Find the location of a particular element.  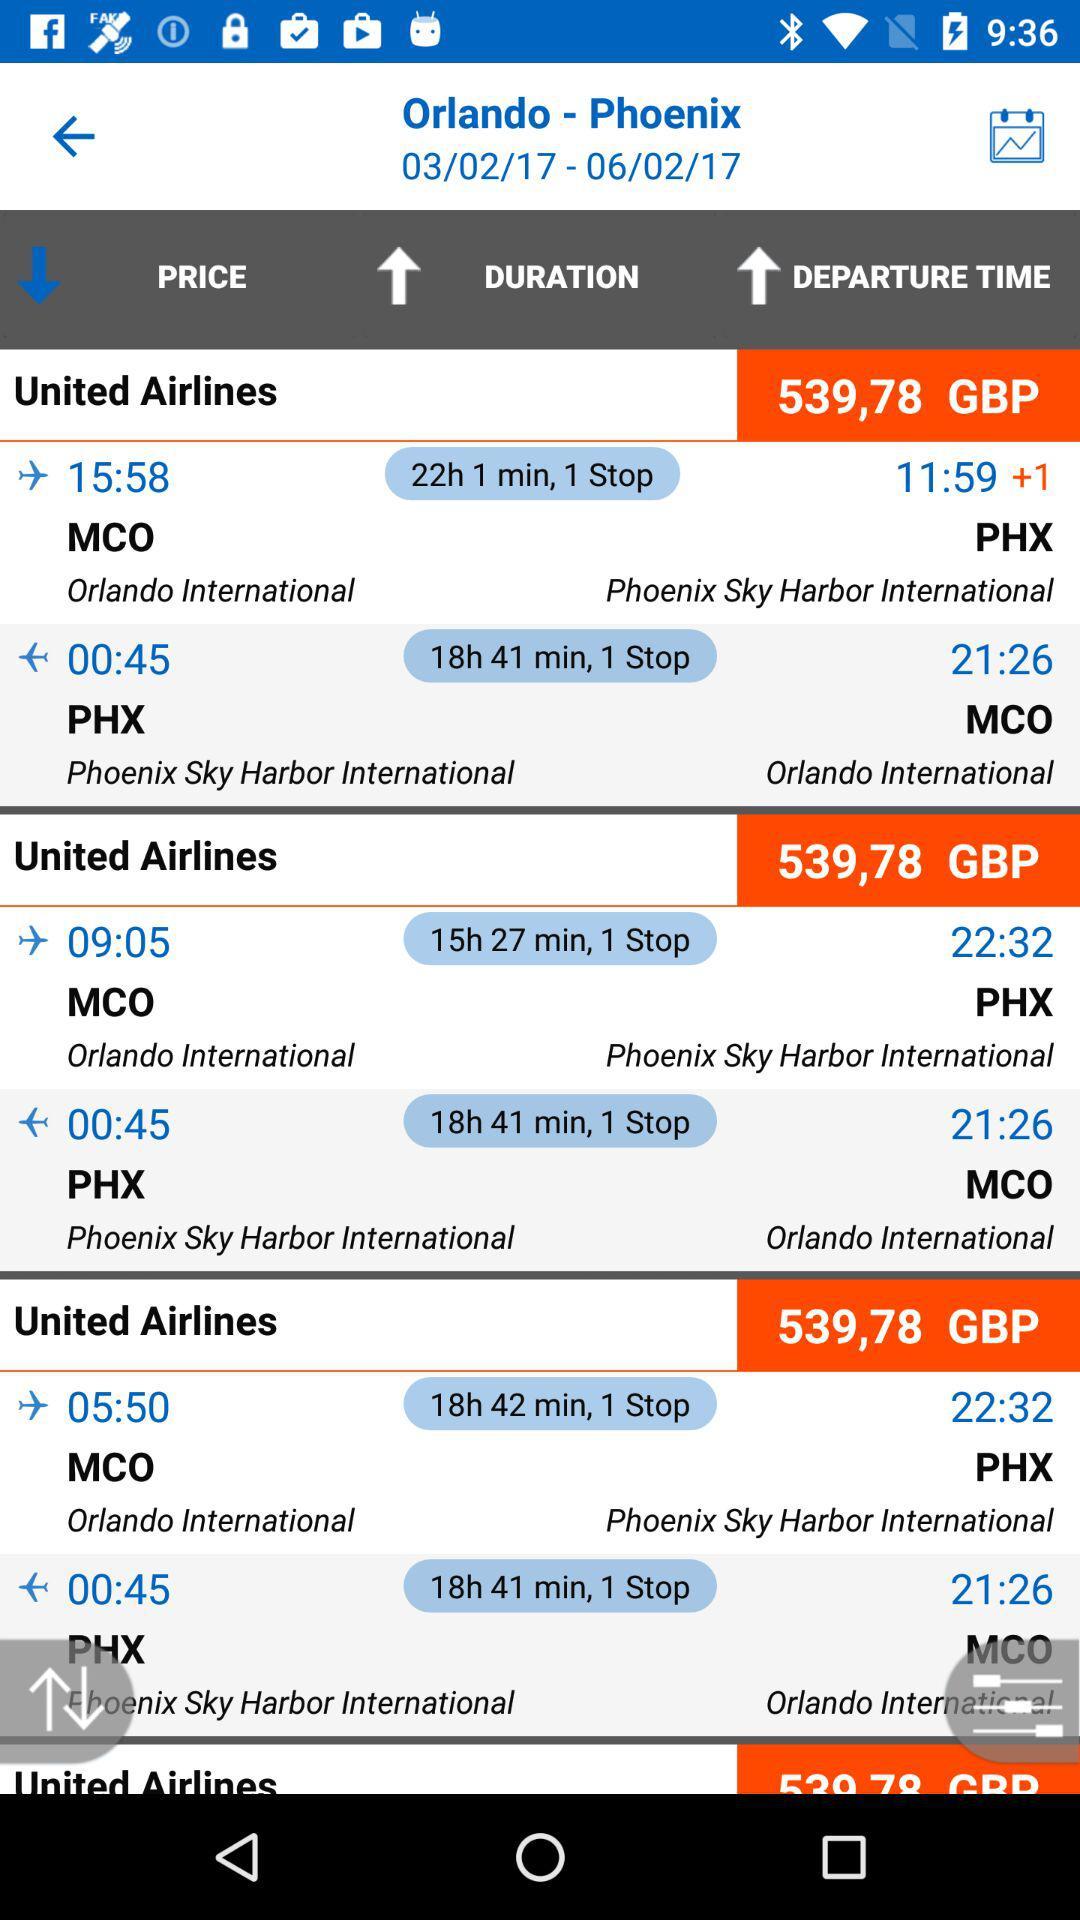

item below the 00:45 item is located at coordinates (33, 1621).